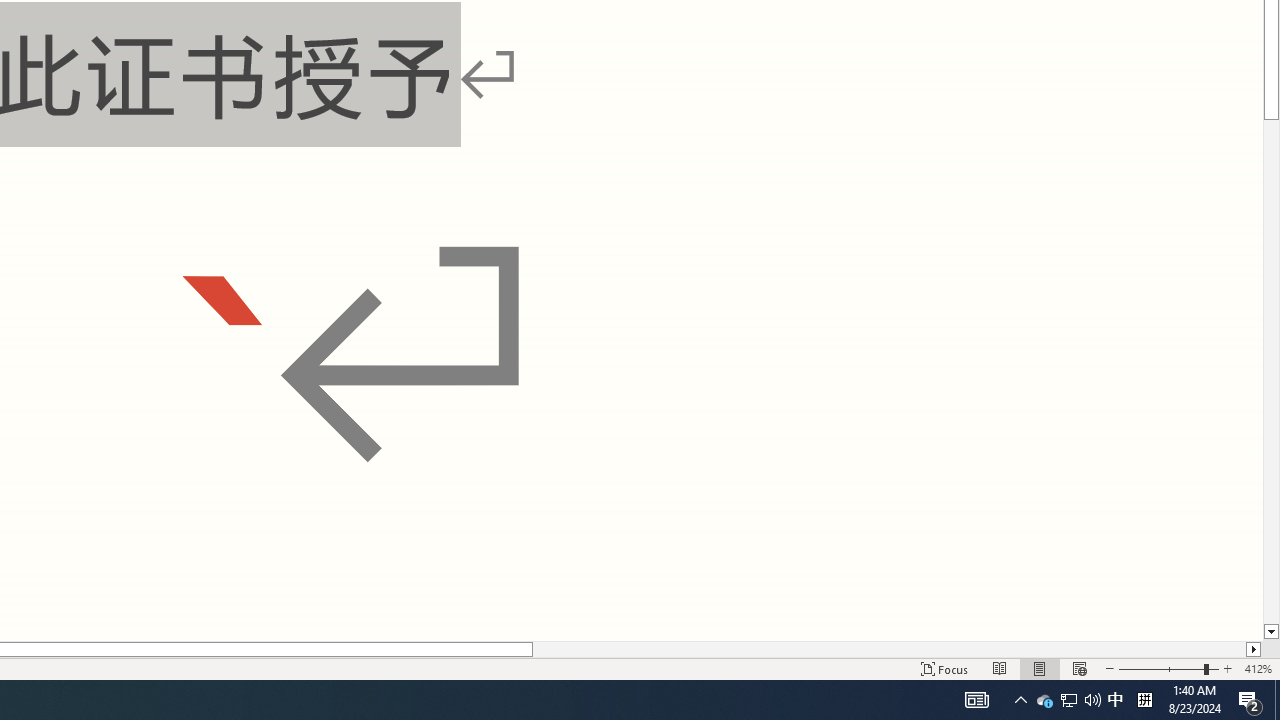 The image size is (1280, 720). Describe the element at coordinates (1257, 669) in the screenshot. I see `'Zoom 412%'` at that location.